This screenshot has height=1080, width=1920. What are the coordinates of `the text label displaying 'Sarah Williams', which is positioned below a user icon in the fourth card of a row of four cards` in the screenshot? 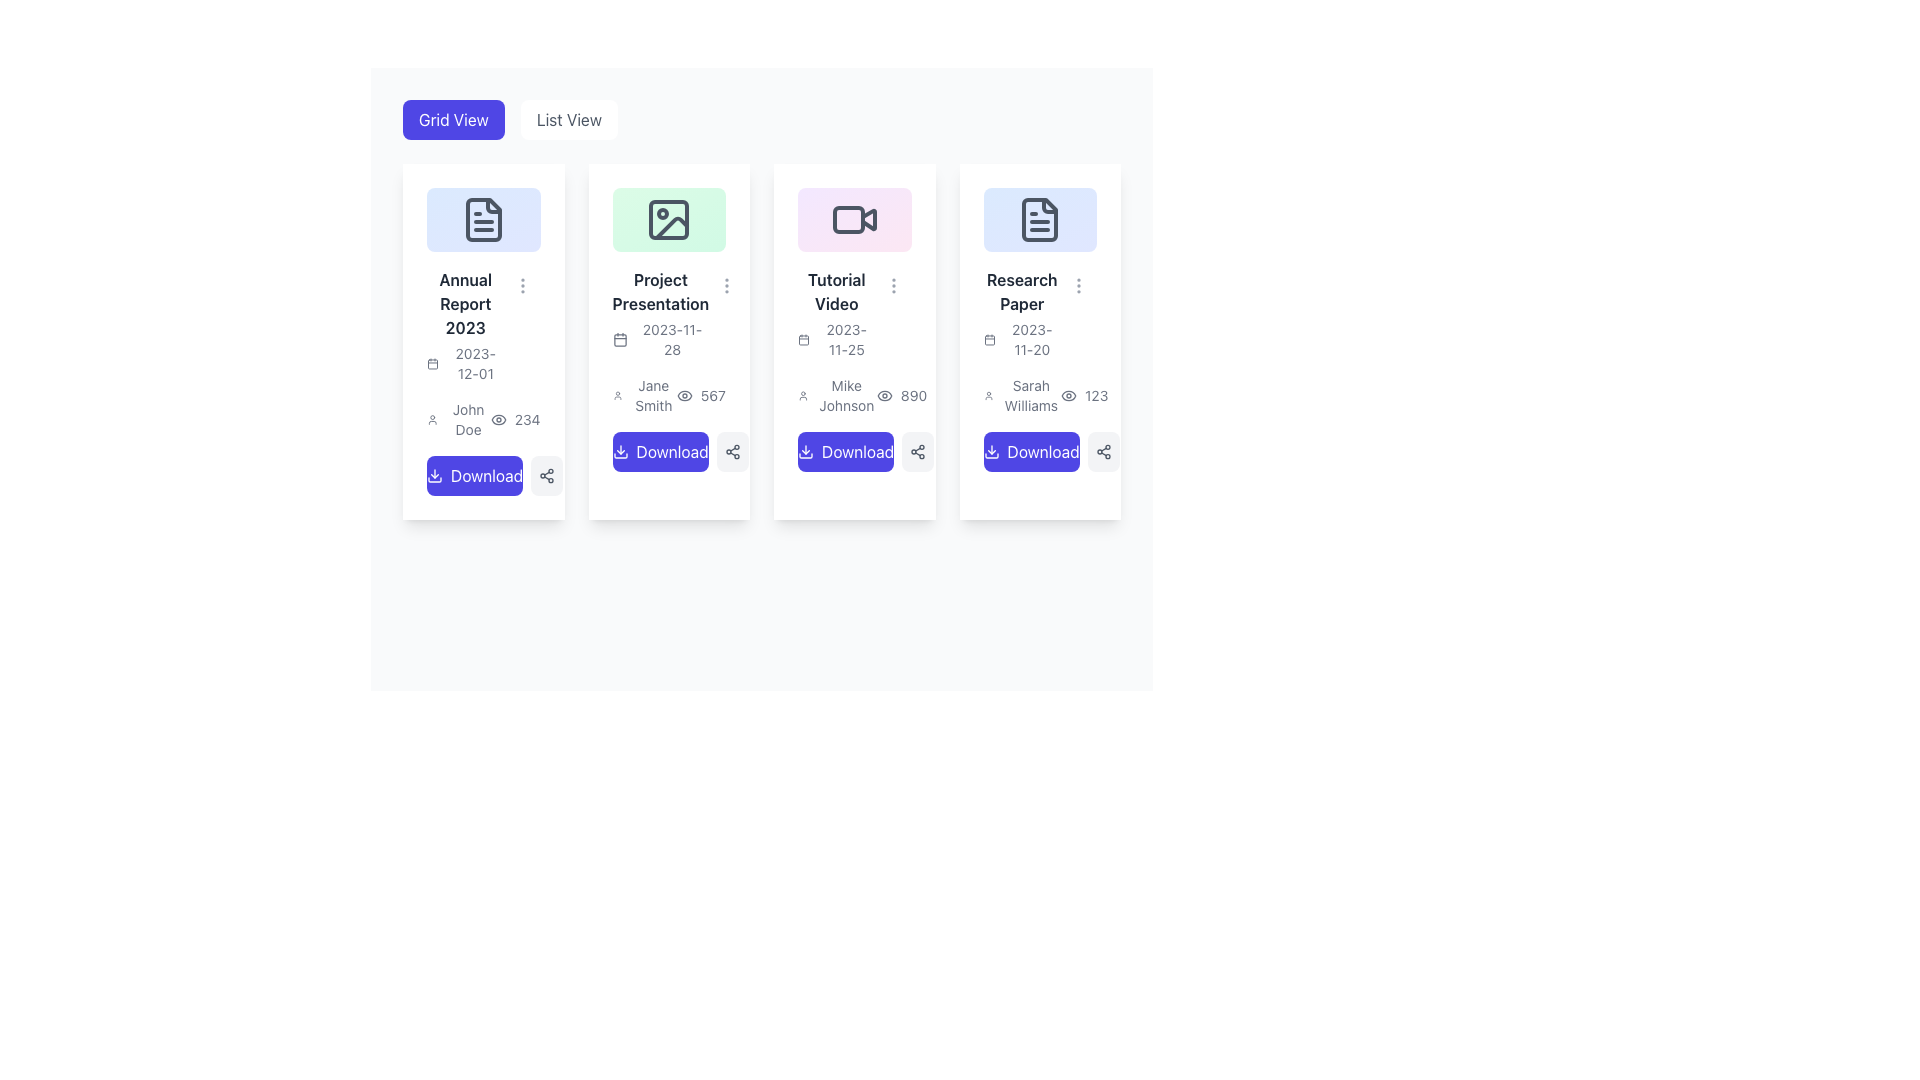 It's located at (1031, 395).